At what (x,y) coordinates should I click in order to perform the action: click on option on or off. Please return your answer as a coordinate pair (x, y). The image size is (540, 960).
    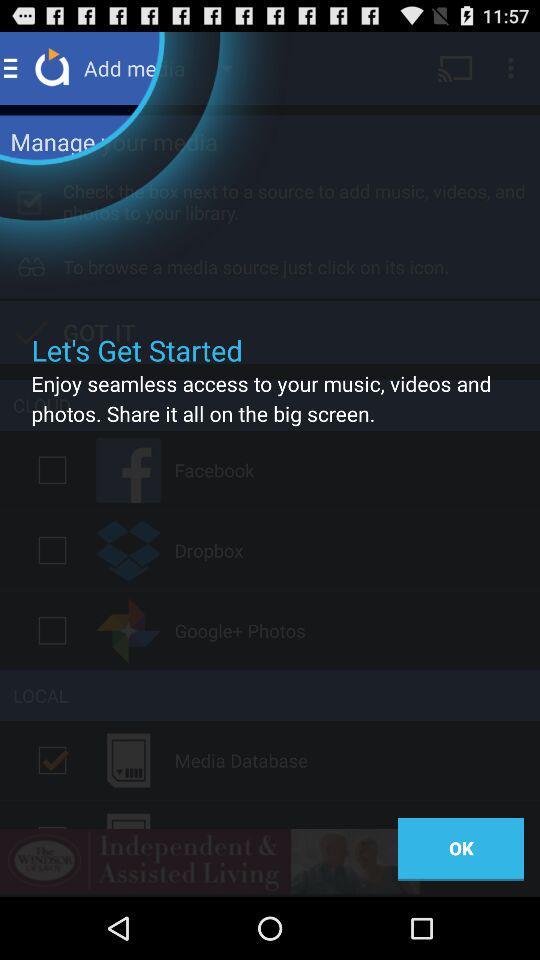
    Looking at the image, I should click on (52, 629).